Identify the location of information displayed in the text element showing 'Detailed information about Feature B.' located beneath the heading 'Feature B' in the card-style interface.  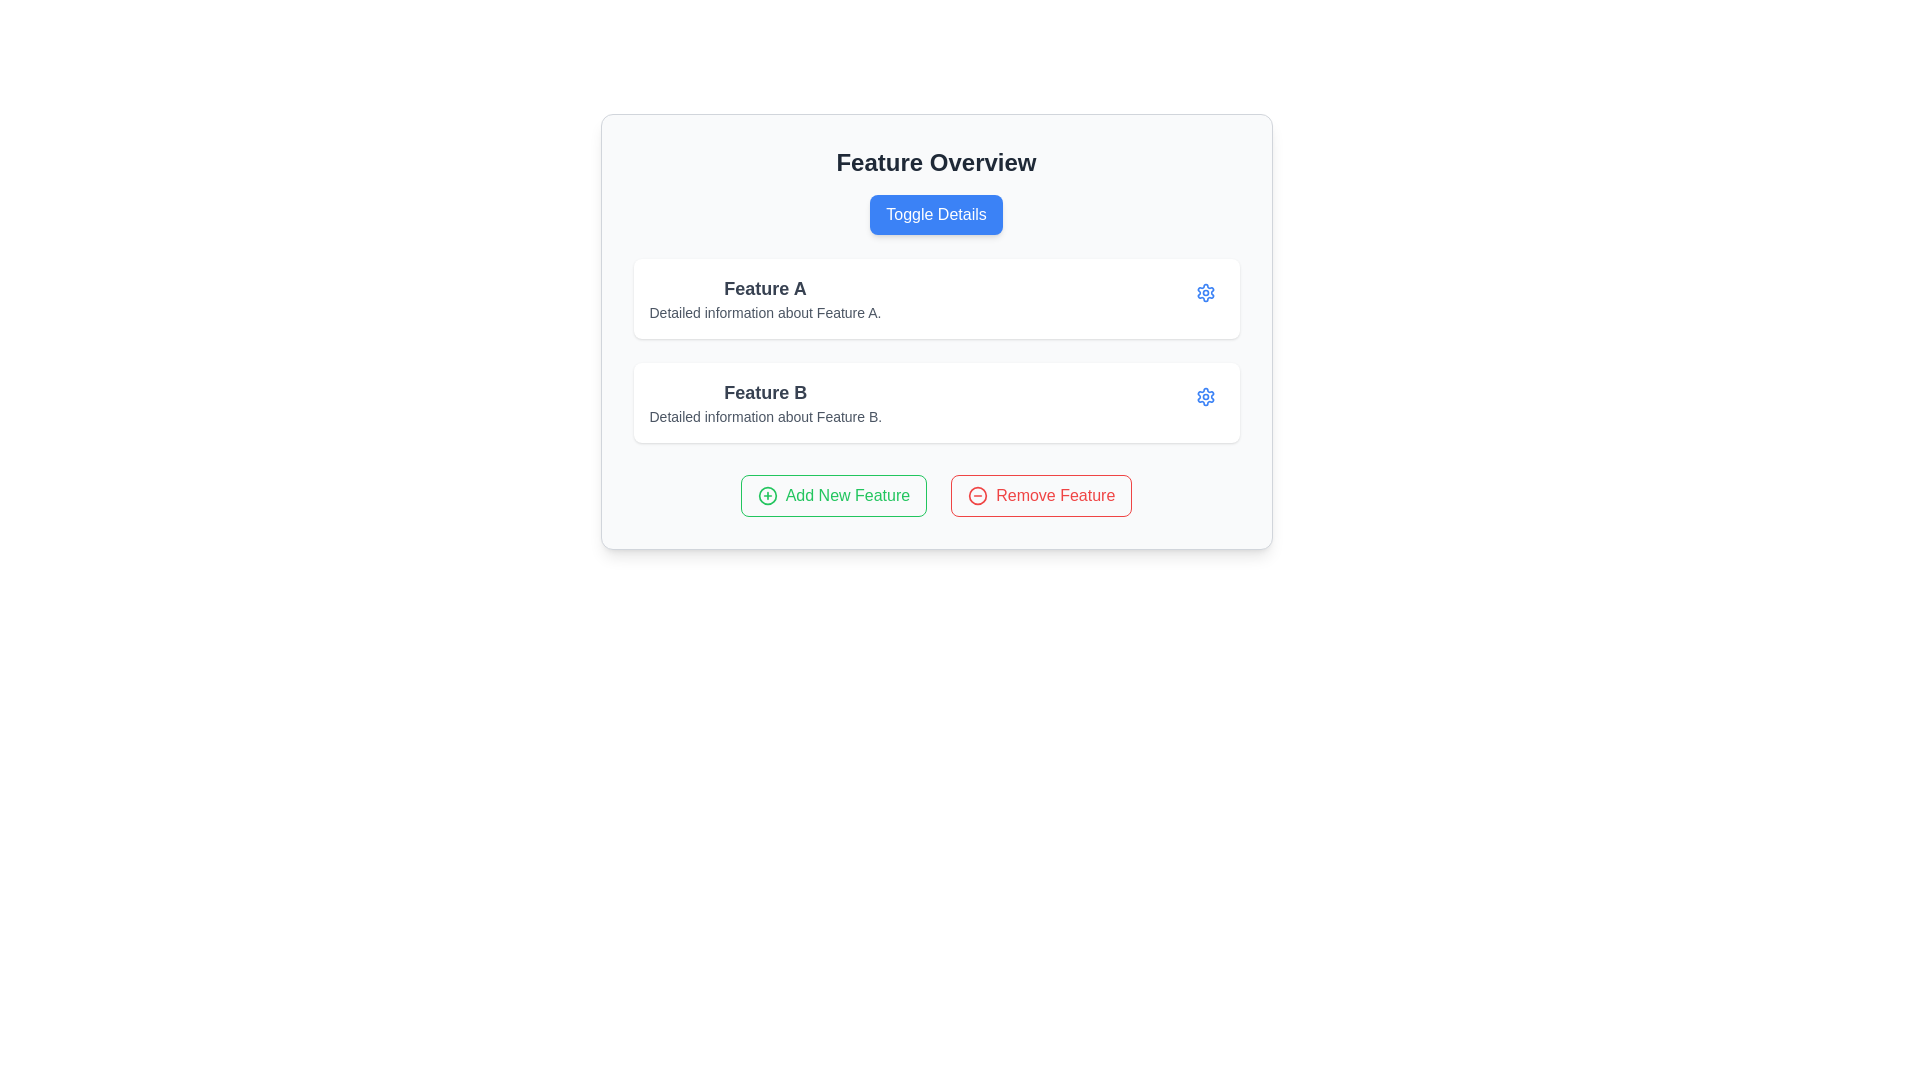
(764, 415).